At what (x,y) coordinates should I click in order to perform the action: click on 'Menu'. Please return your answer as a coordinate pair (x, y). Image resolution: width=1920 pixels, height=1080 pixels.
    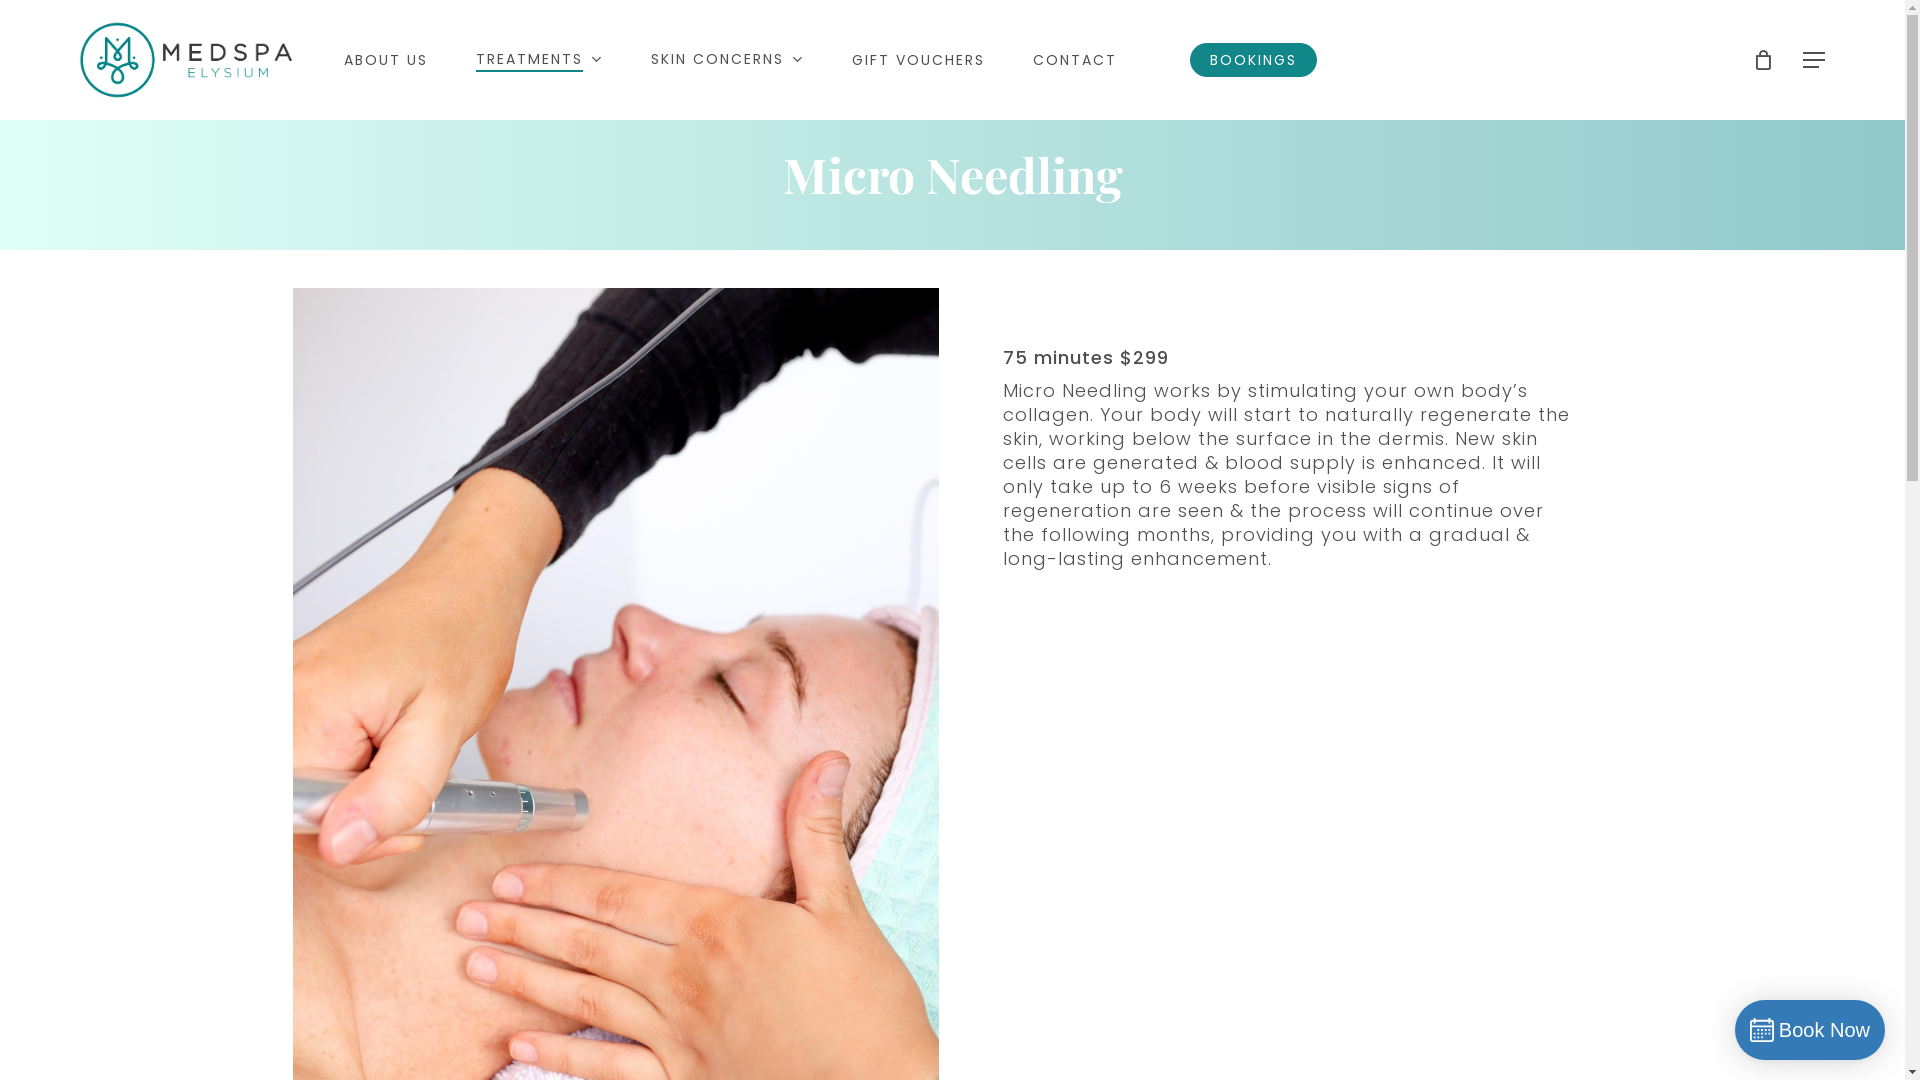
    Looking at the image, I should click on (1814, 59).